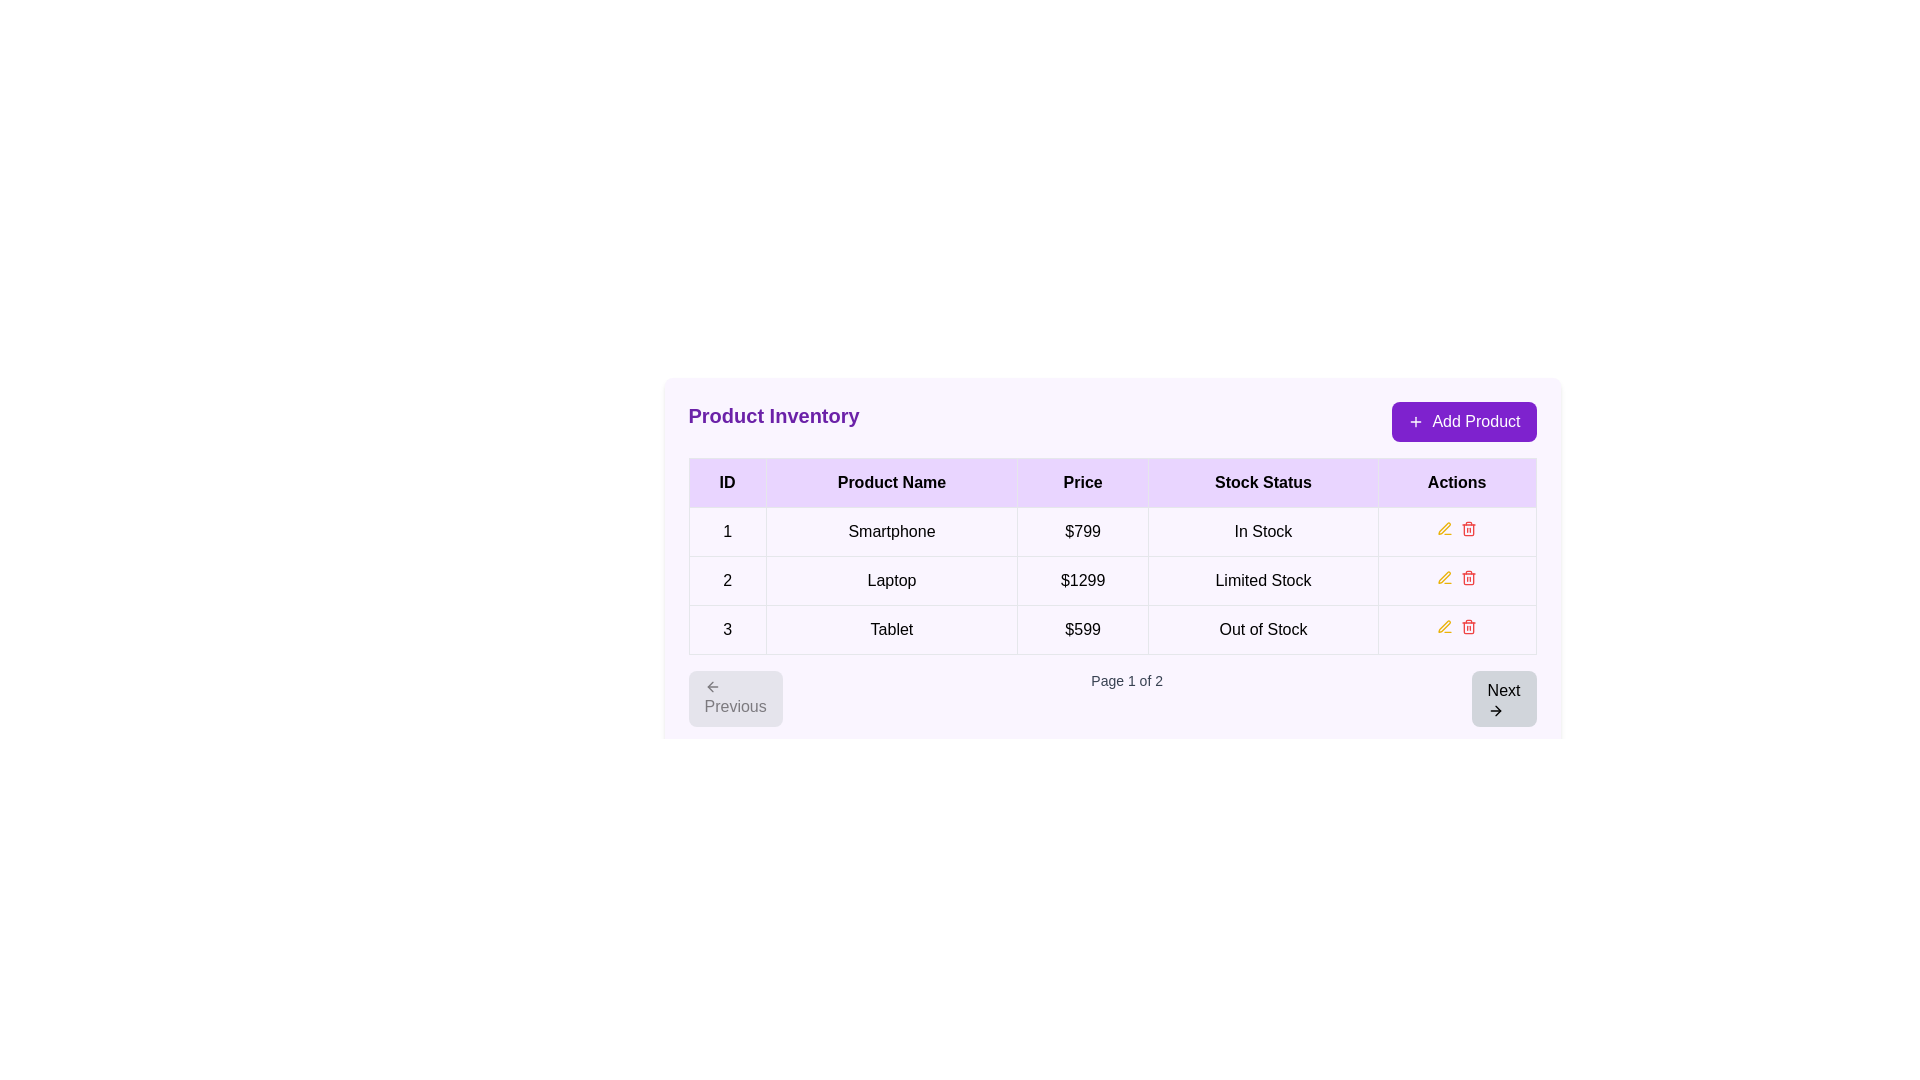 The width and height of the screenshot is (1920, 1080). What do you see at coordinates (891, 482) in the screenshot?
I see `the 'Product Name' column header in the data table, which is the second column from the left, located between the 'ID' and 'Price' columns` at bounding box center [891, 482].